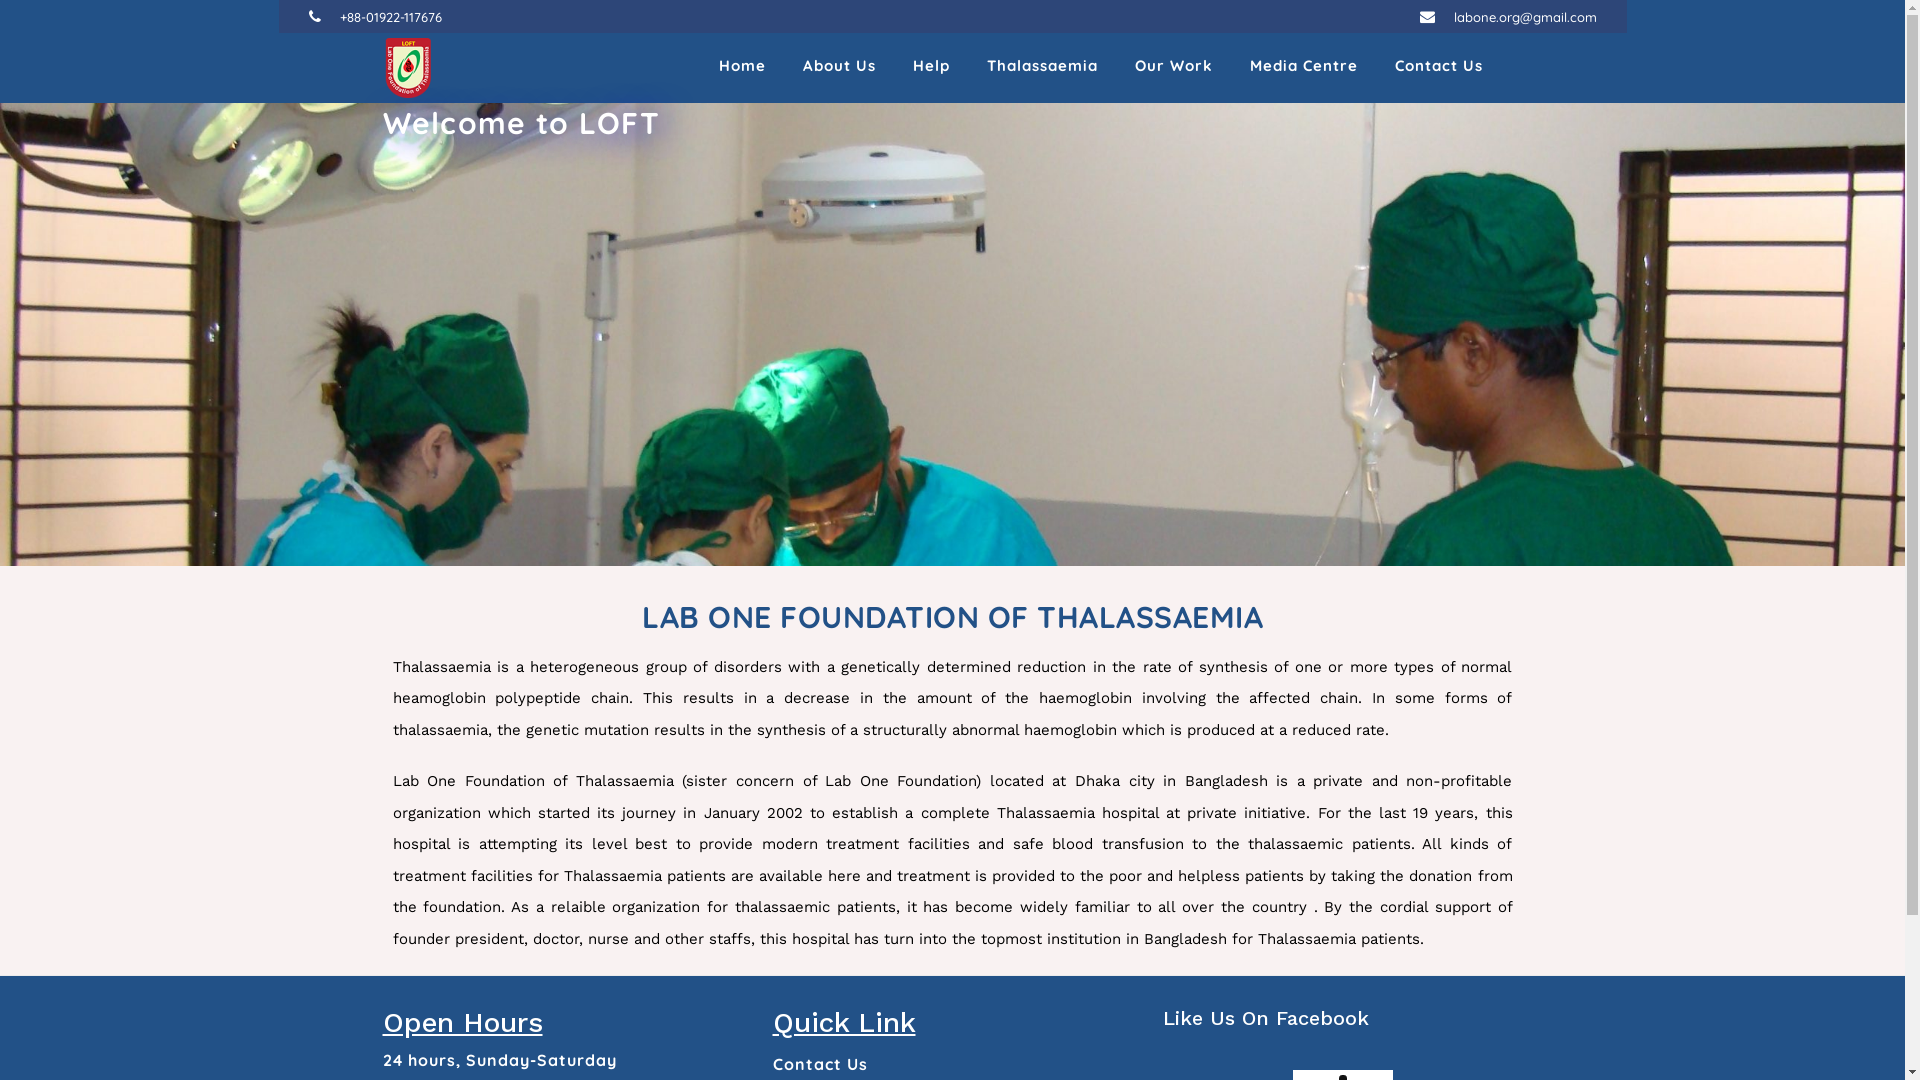 The width and height of the screenshot is (1920, 1080). What do you see at coordinates (838, 67) in the screenshot?
I see `'About Us'` at bounding box center [838, 67].